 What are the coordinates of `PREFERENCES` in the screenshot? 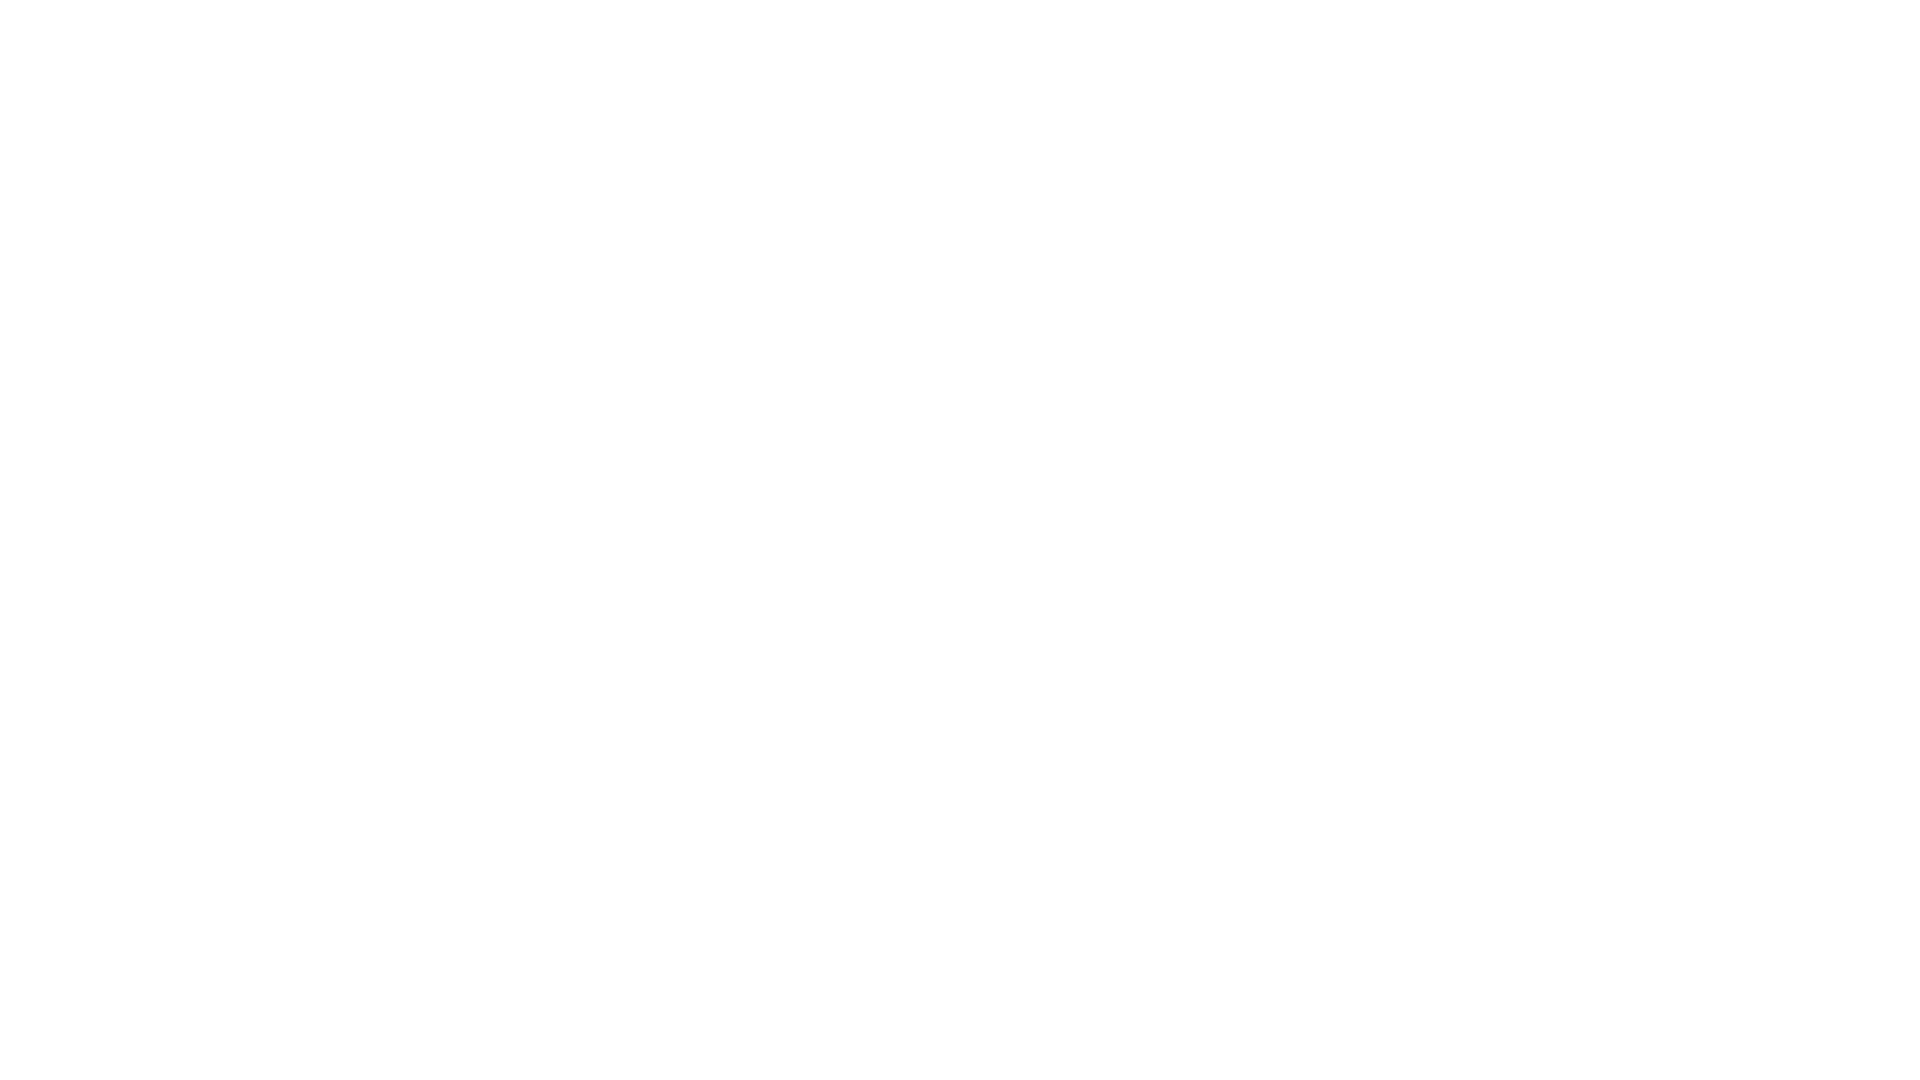 It's located at (958, 726).